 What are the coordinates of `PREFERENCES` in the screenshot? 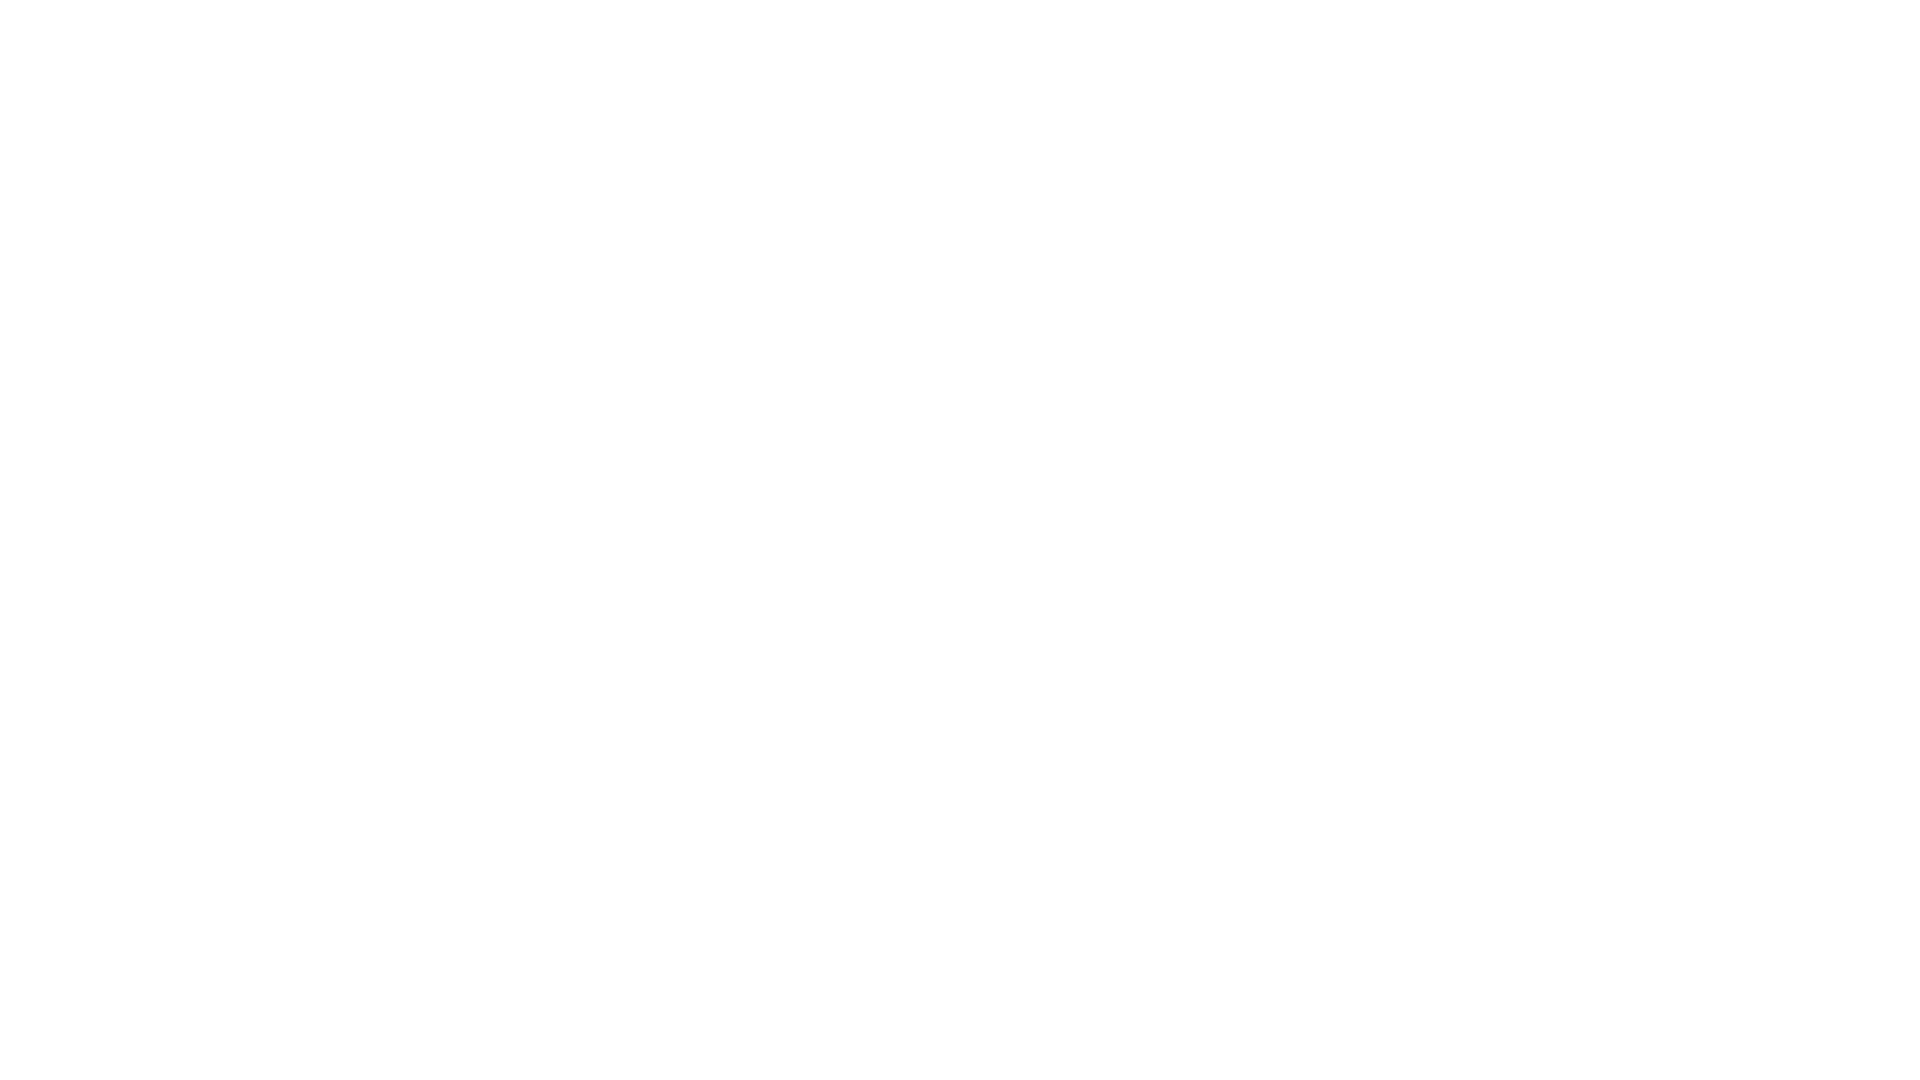 It's located at (958, 726).